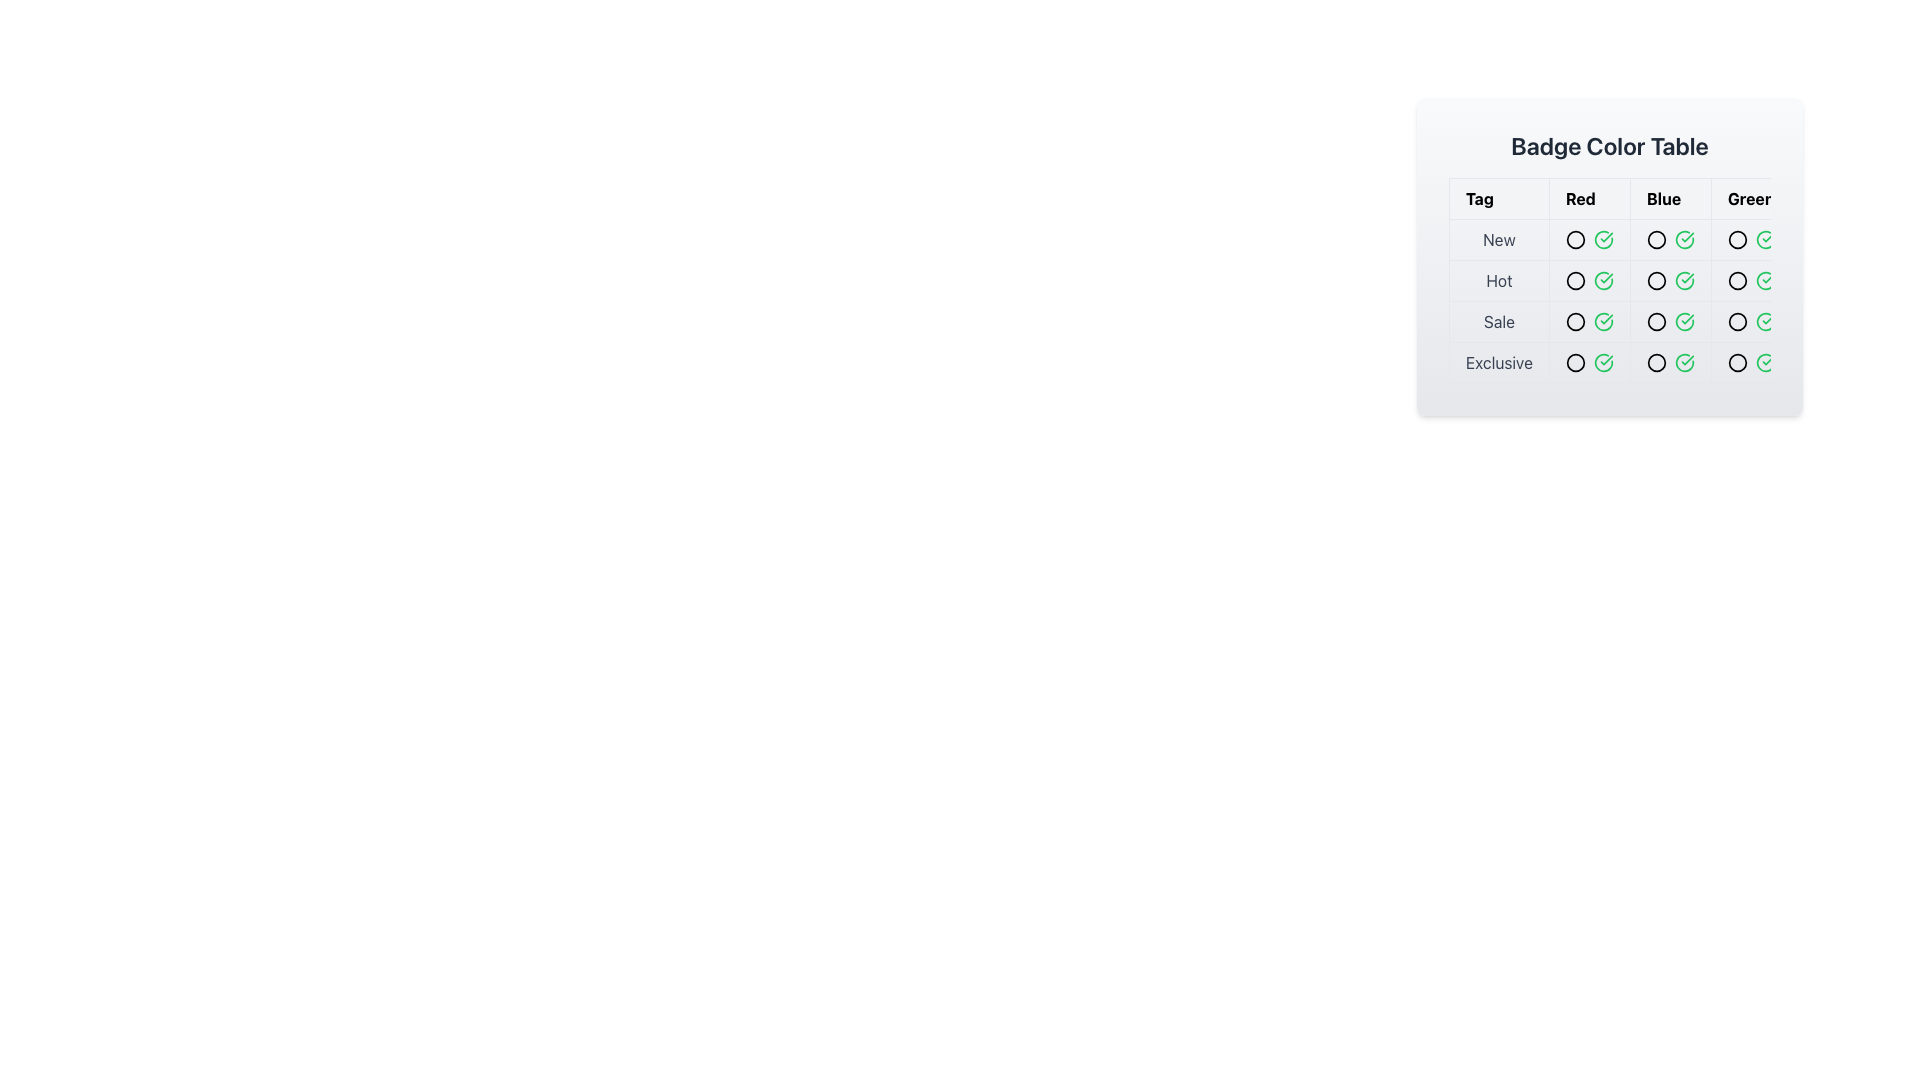  What do you see at coordinates (1574, 281) in the screenshot?
I see `the circular badge with a red stroke located in the 'Red' column of the 'Hot' row in the 'Badge Color Table'` at bounding box center [1574, 281].